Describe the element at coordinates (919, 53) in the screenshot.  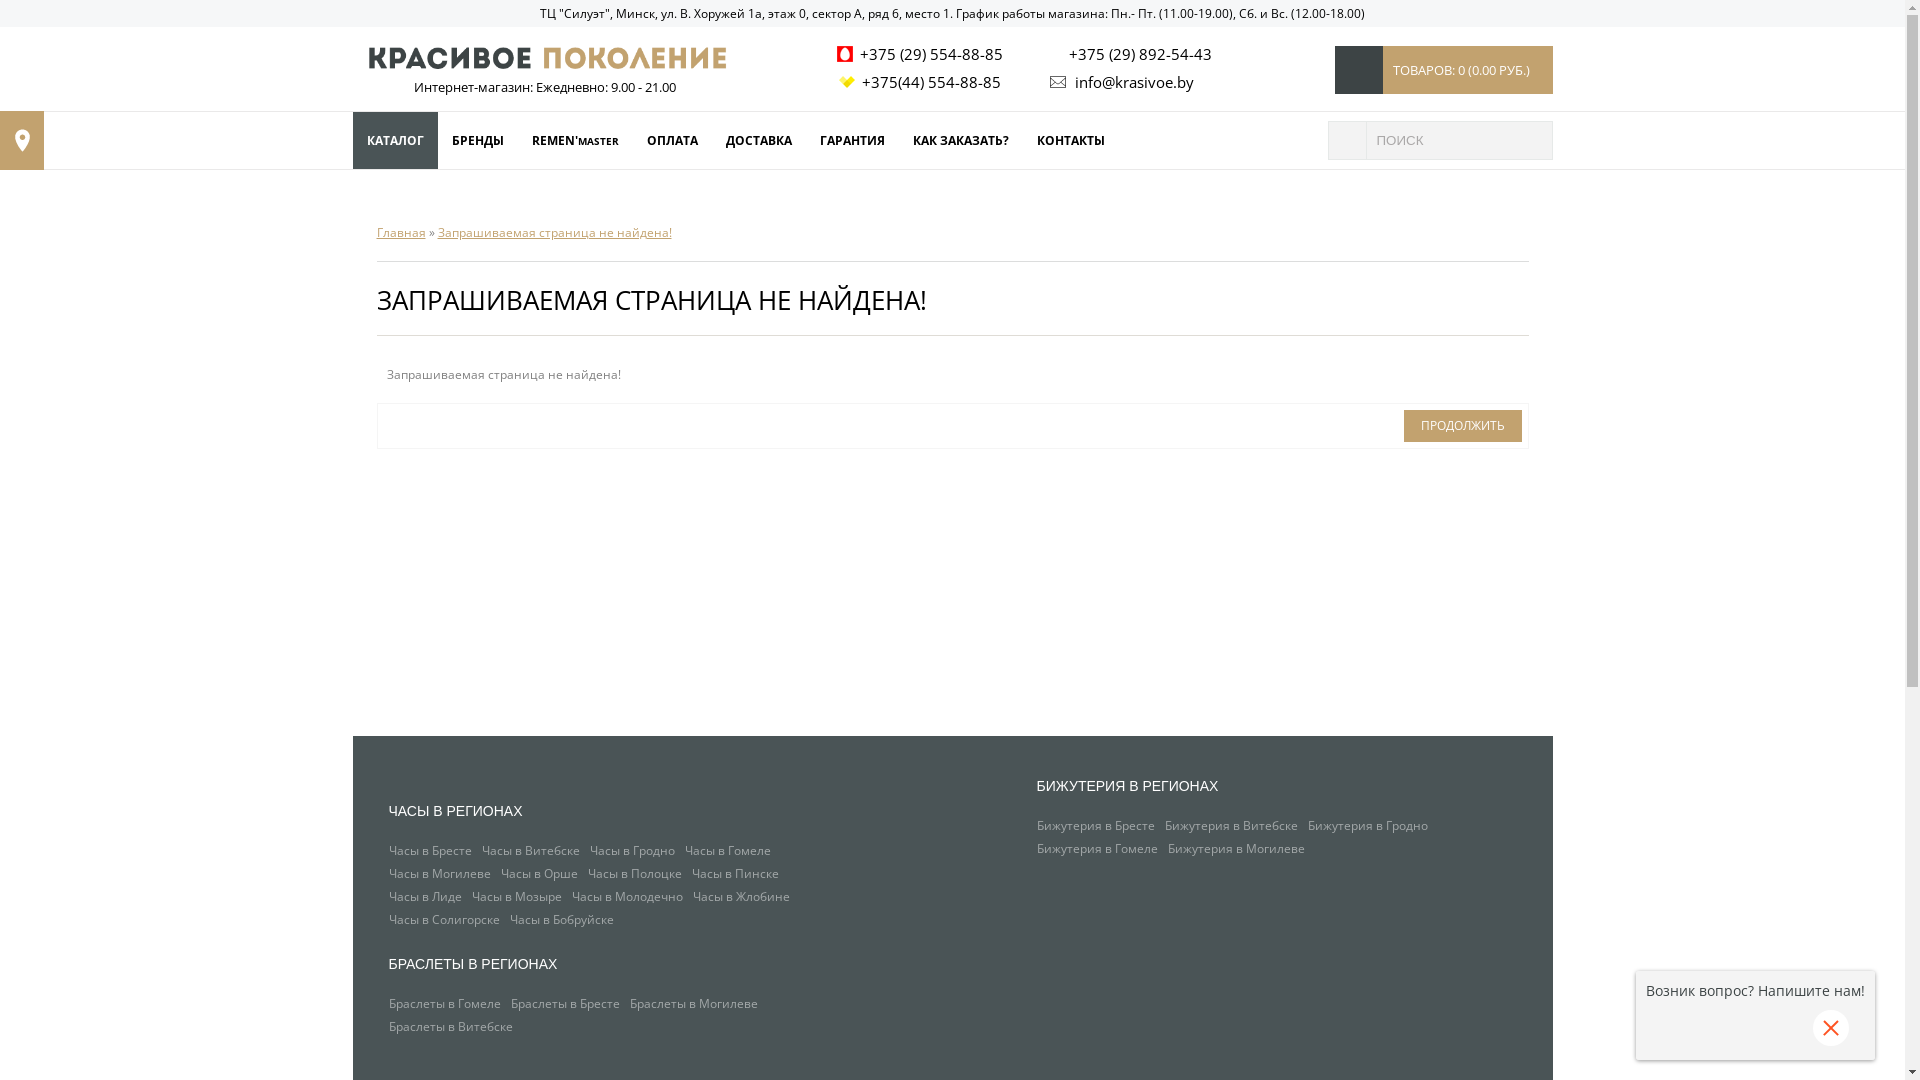
I see `'+375 (29) 554-88-85'` at that location.